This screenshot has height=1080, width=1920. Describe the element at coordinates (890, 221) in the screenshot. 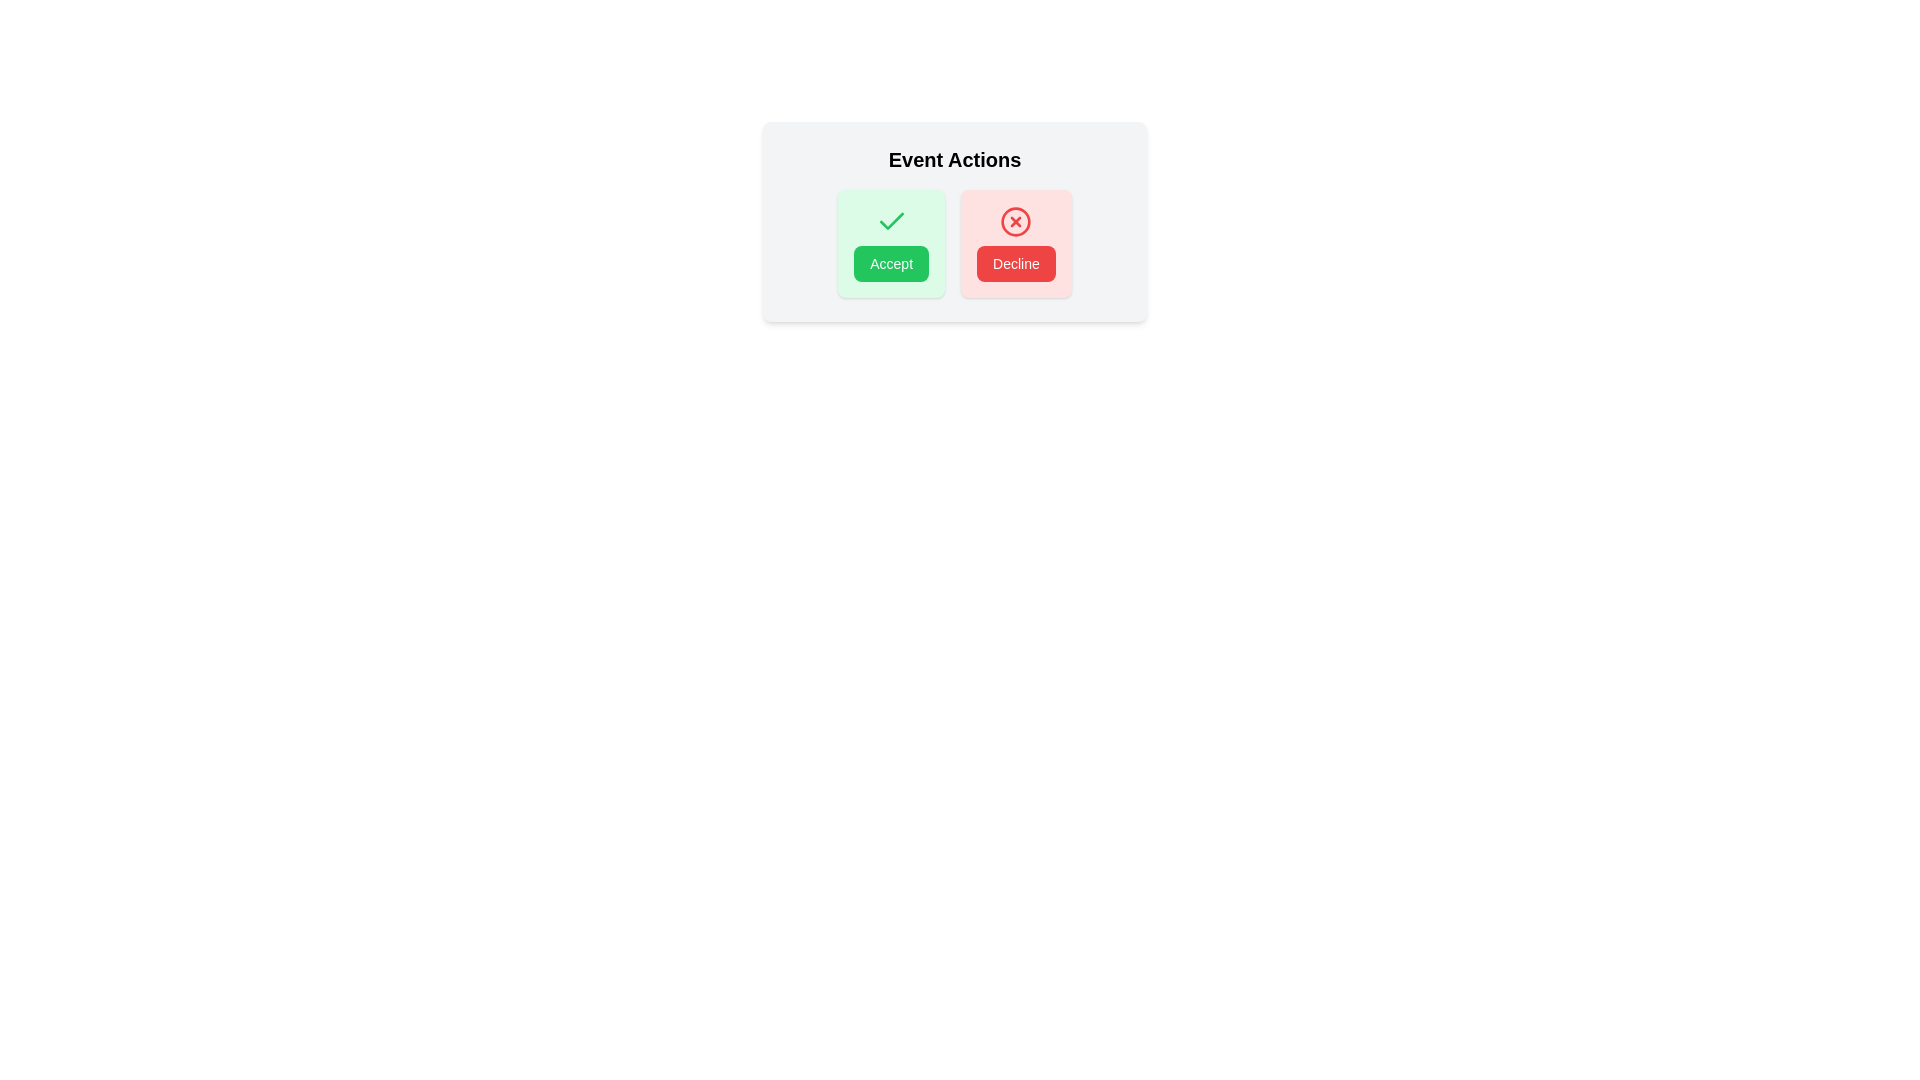

I see `the positive action confirmation icon located within the green 'Accept' button on the left side of the two-button group under the 'Event Actions' title` at that location.